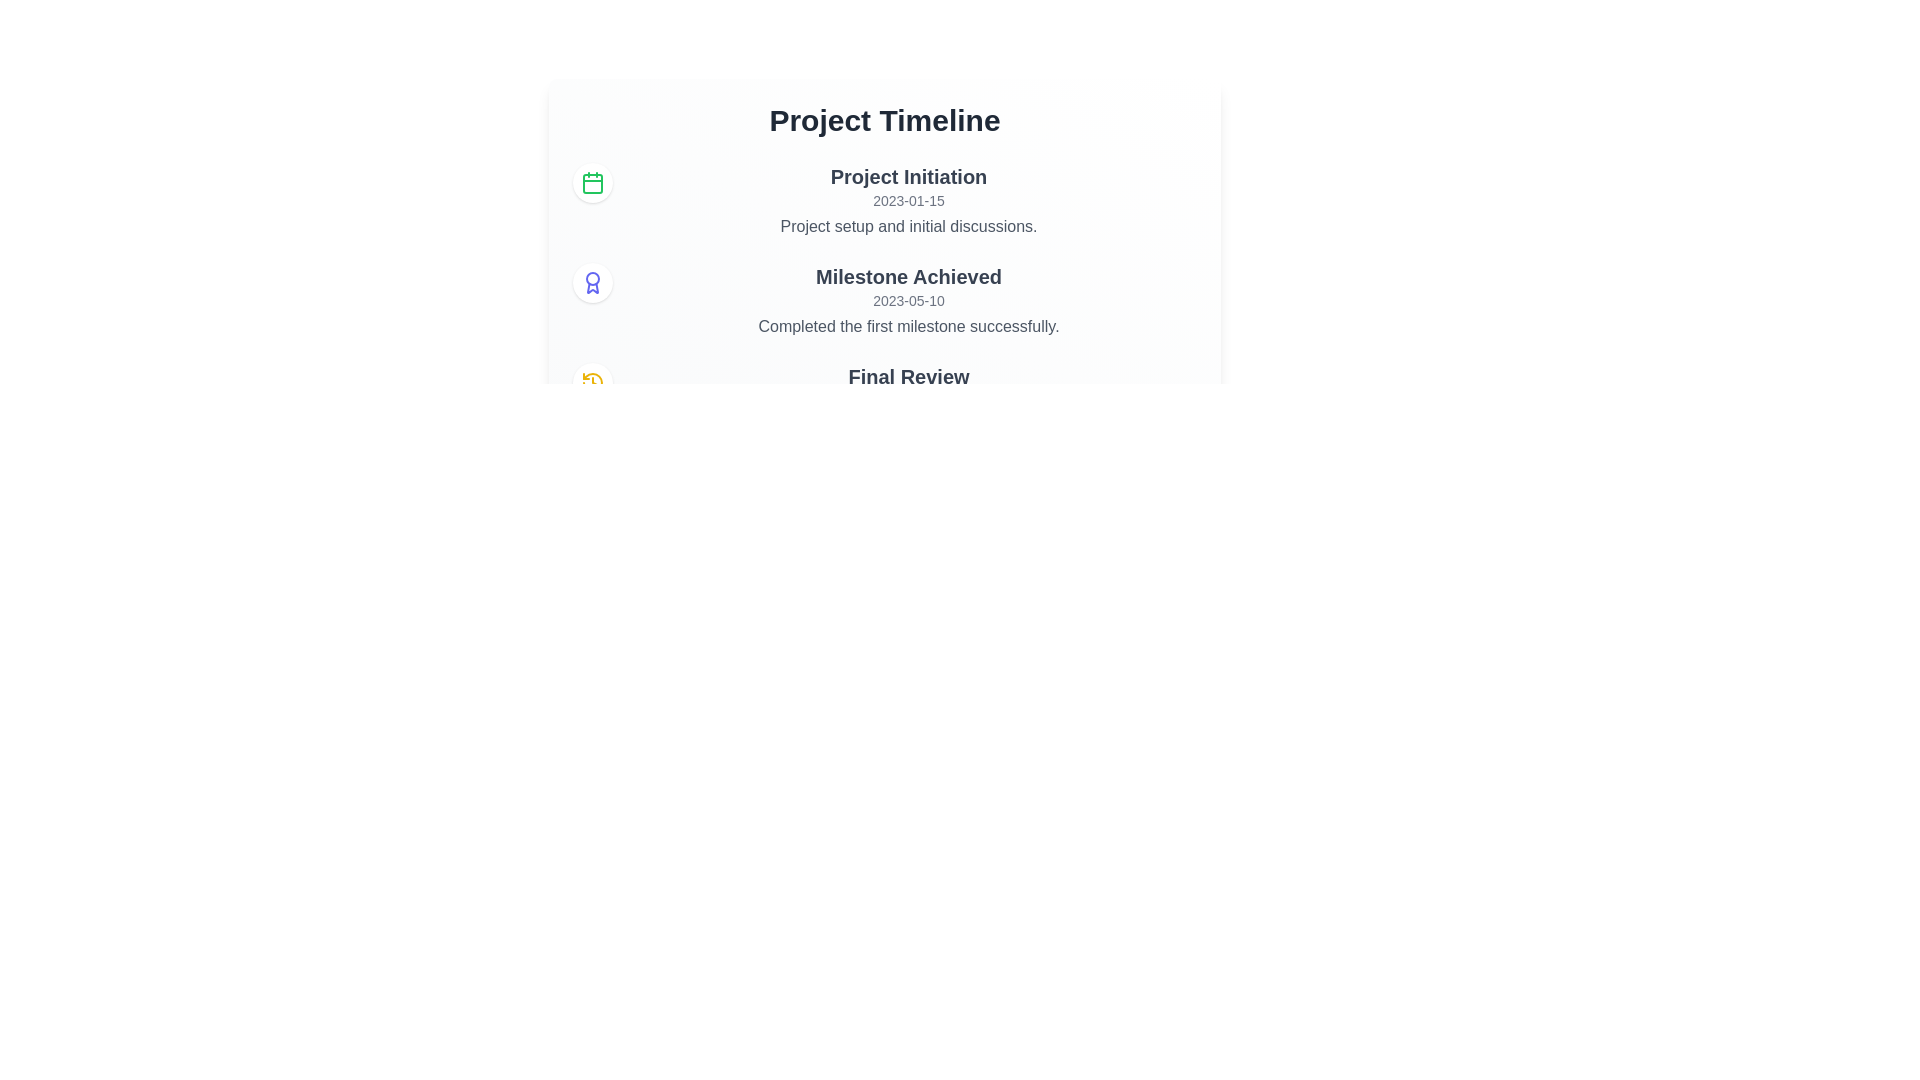  I want to click on the icon representing the event 'Project Initiation', so click(592, 182).